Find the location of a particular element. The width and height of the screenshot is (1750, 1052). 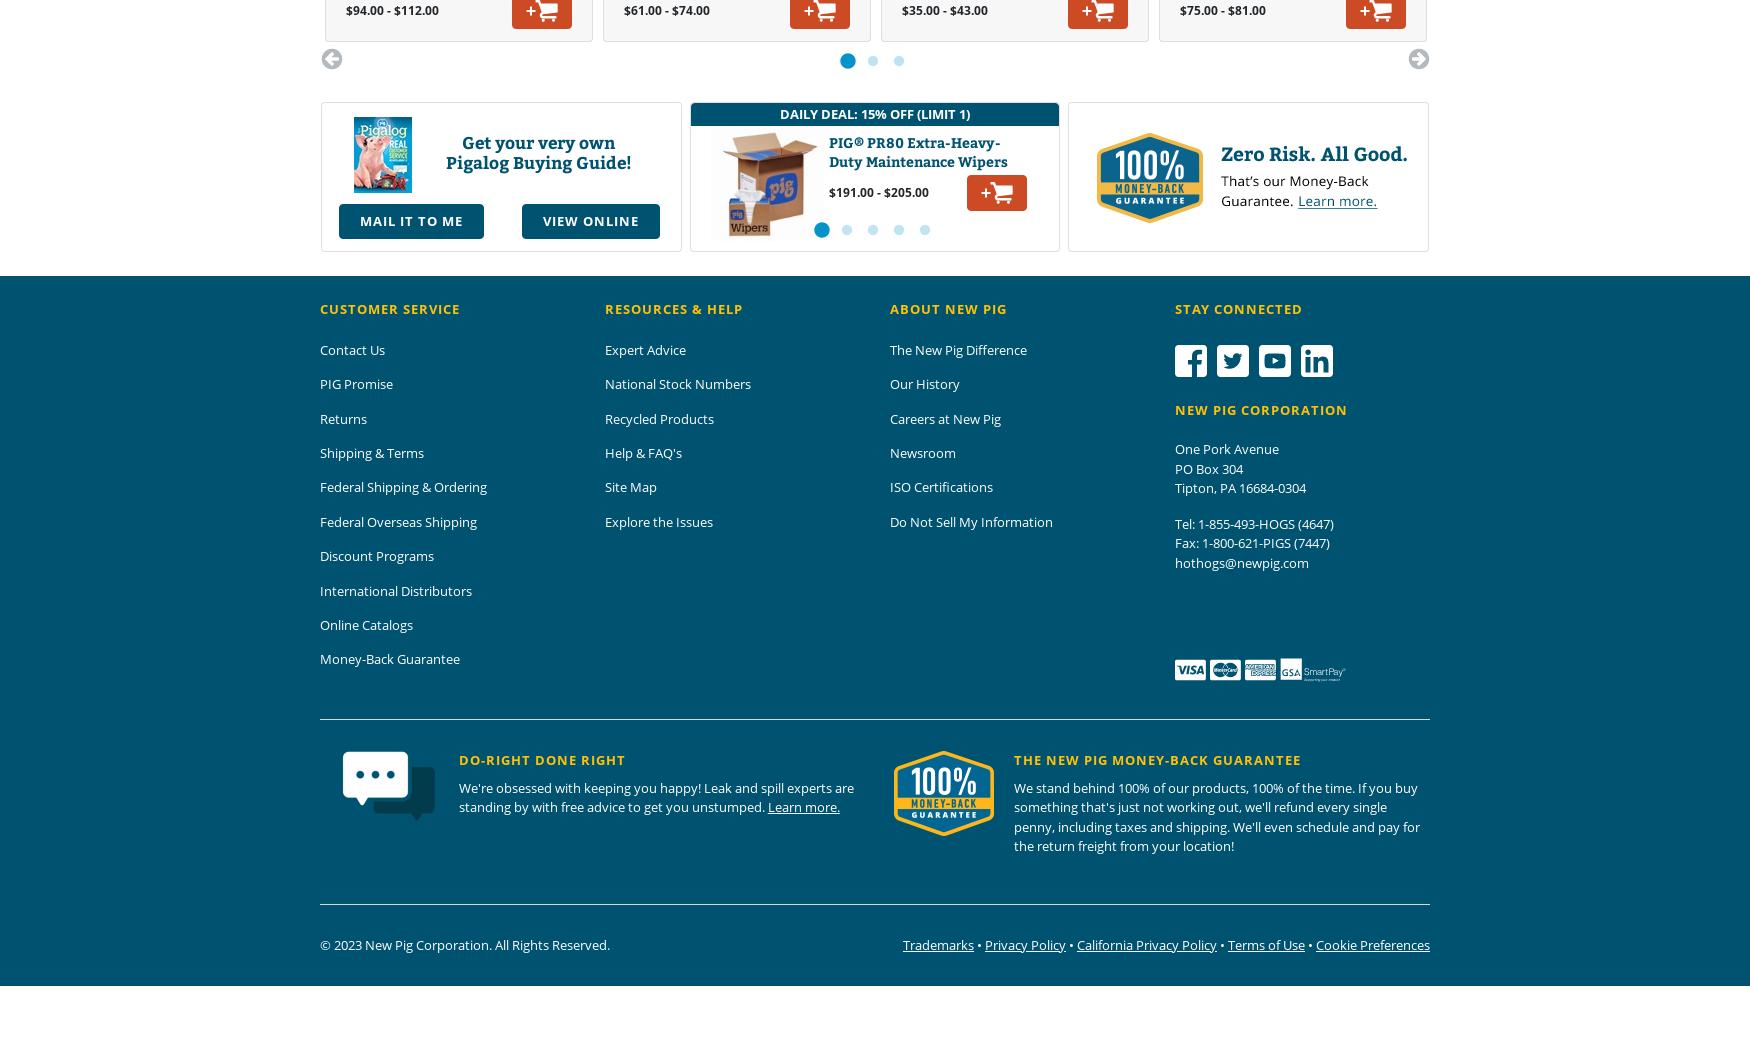

'hothogs@newpig.com' is located at coordinates (1173, 561).